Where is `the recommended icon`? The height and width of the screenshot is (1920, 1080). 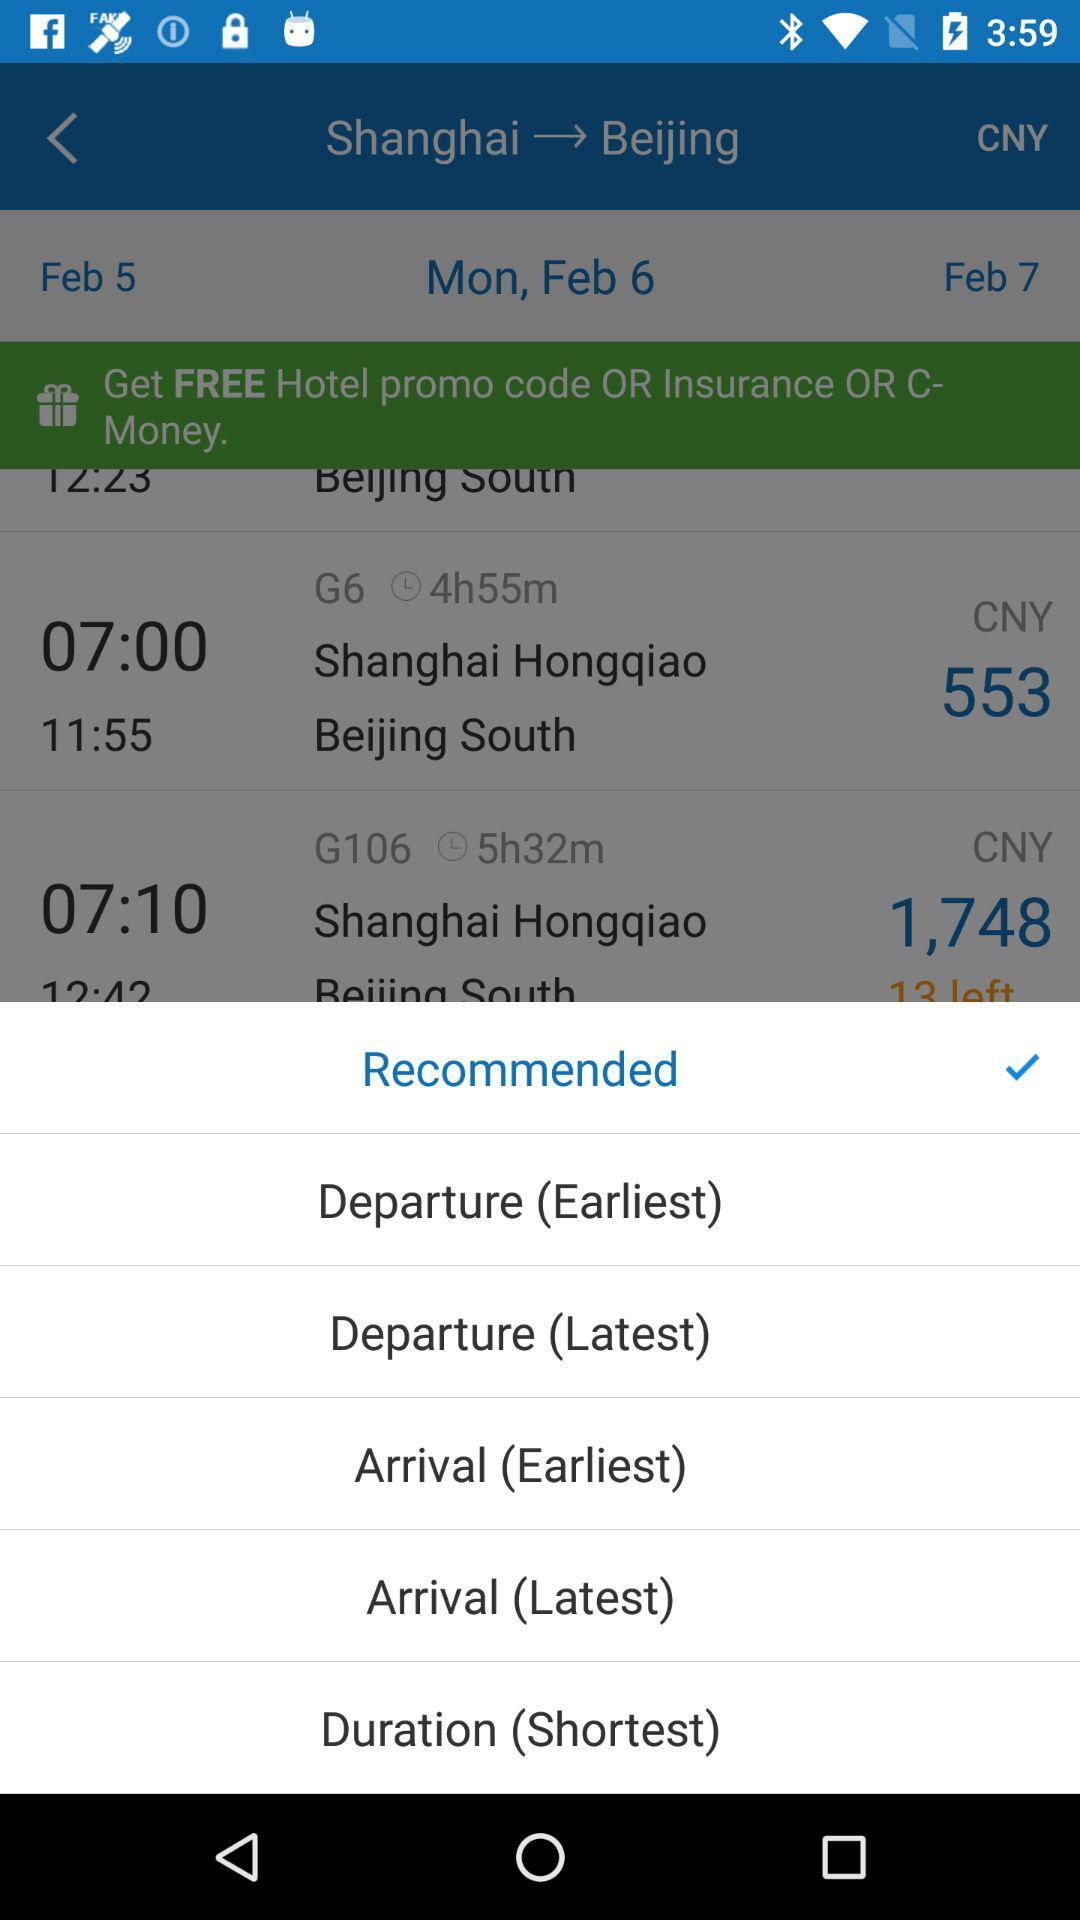
the recommended icon is located at coordinates (540, 1066).